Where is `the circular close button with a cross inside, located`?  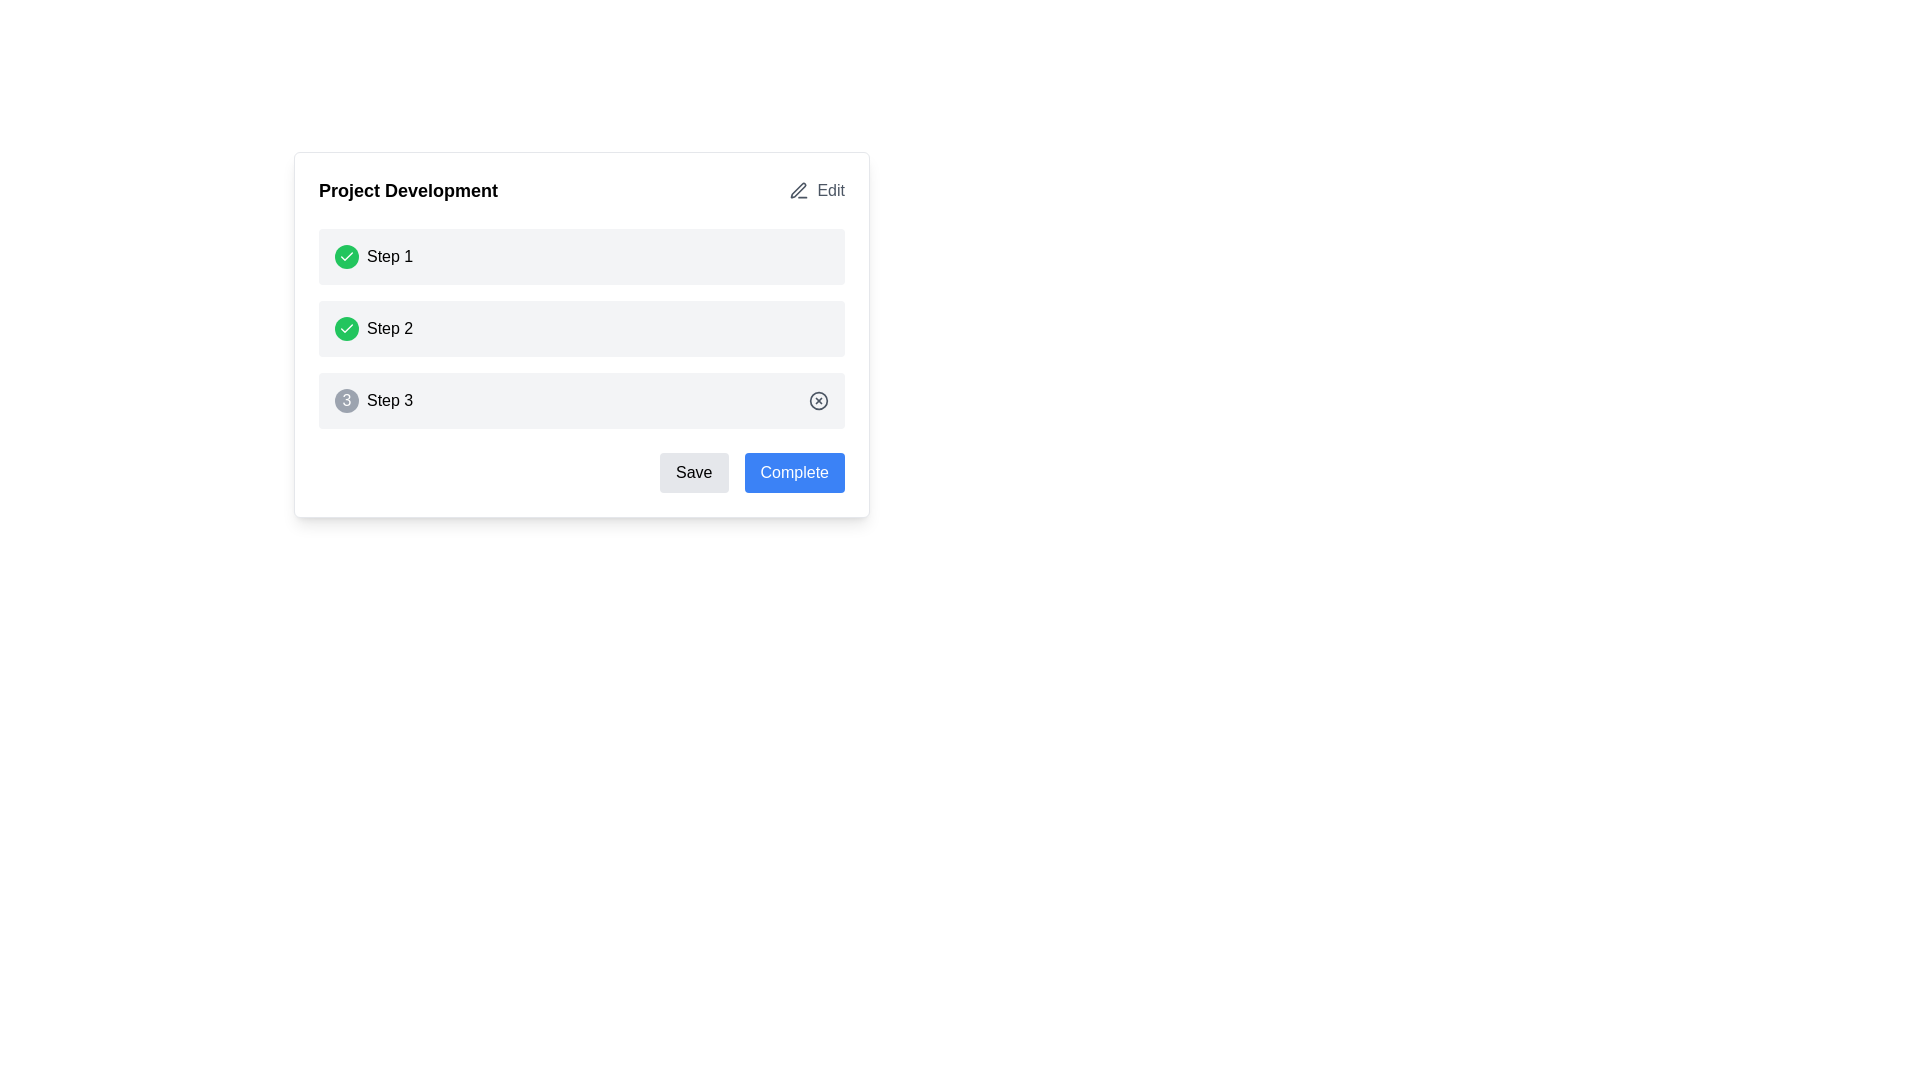
the circular close button with a cross inside, located is located at coordinates (819, 401).